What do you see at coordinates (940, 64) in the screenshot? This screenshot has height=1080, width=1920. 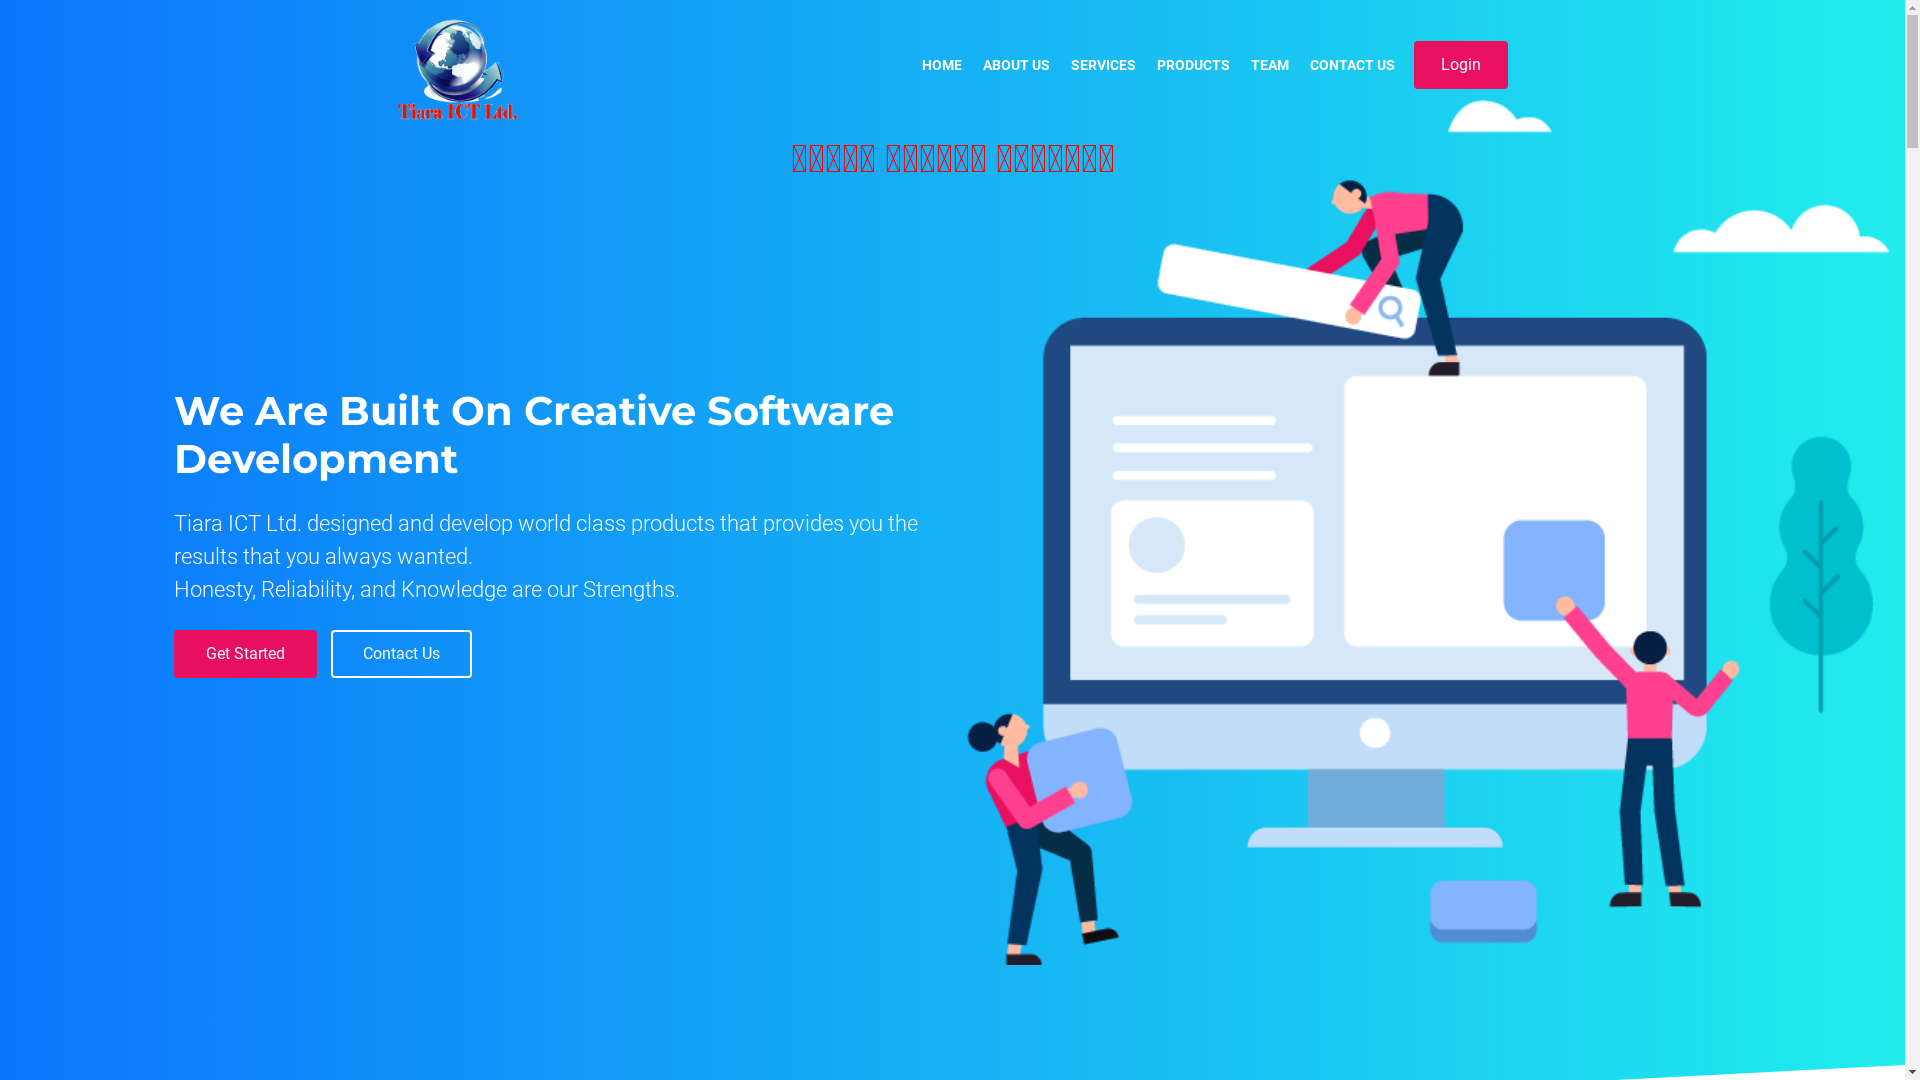 I see `'HOME'` at bounding box center [940, 64].